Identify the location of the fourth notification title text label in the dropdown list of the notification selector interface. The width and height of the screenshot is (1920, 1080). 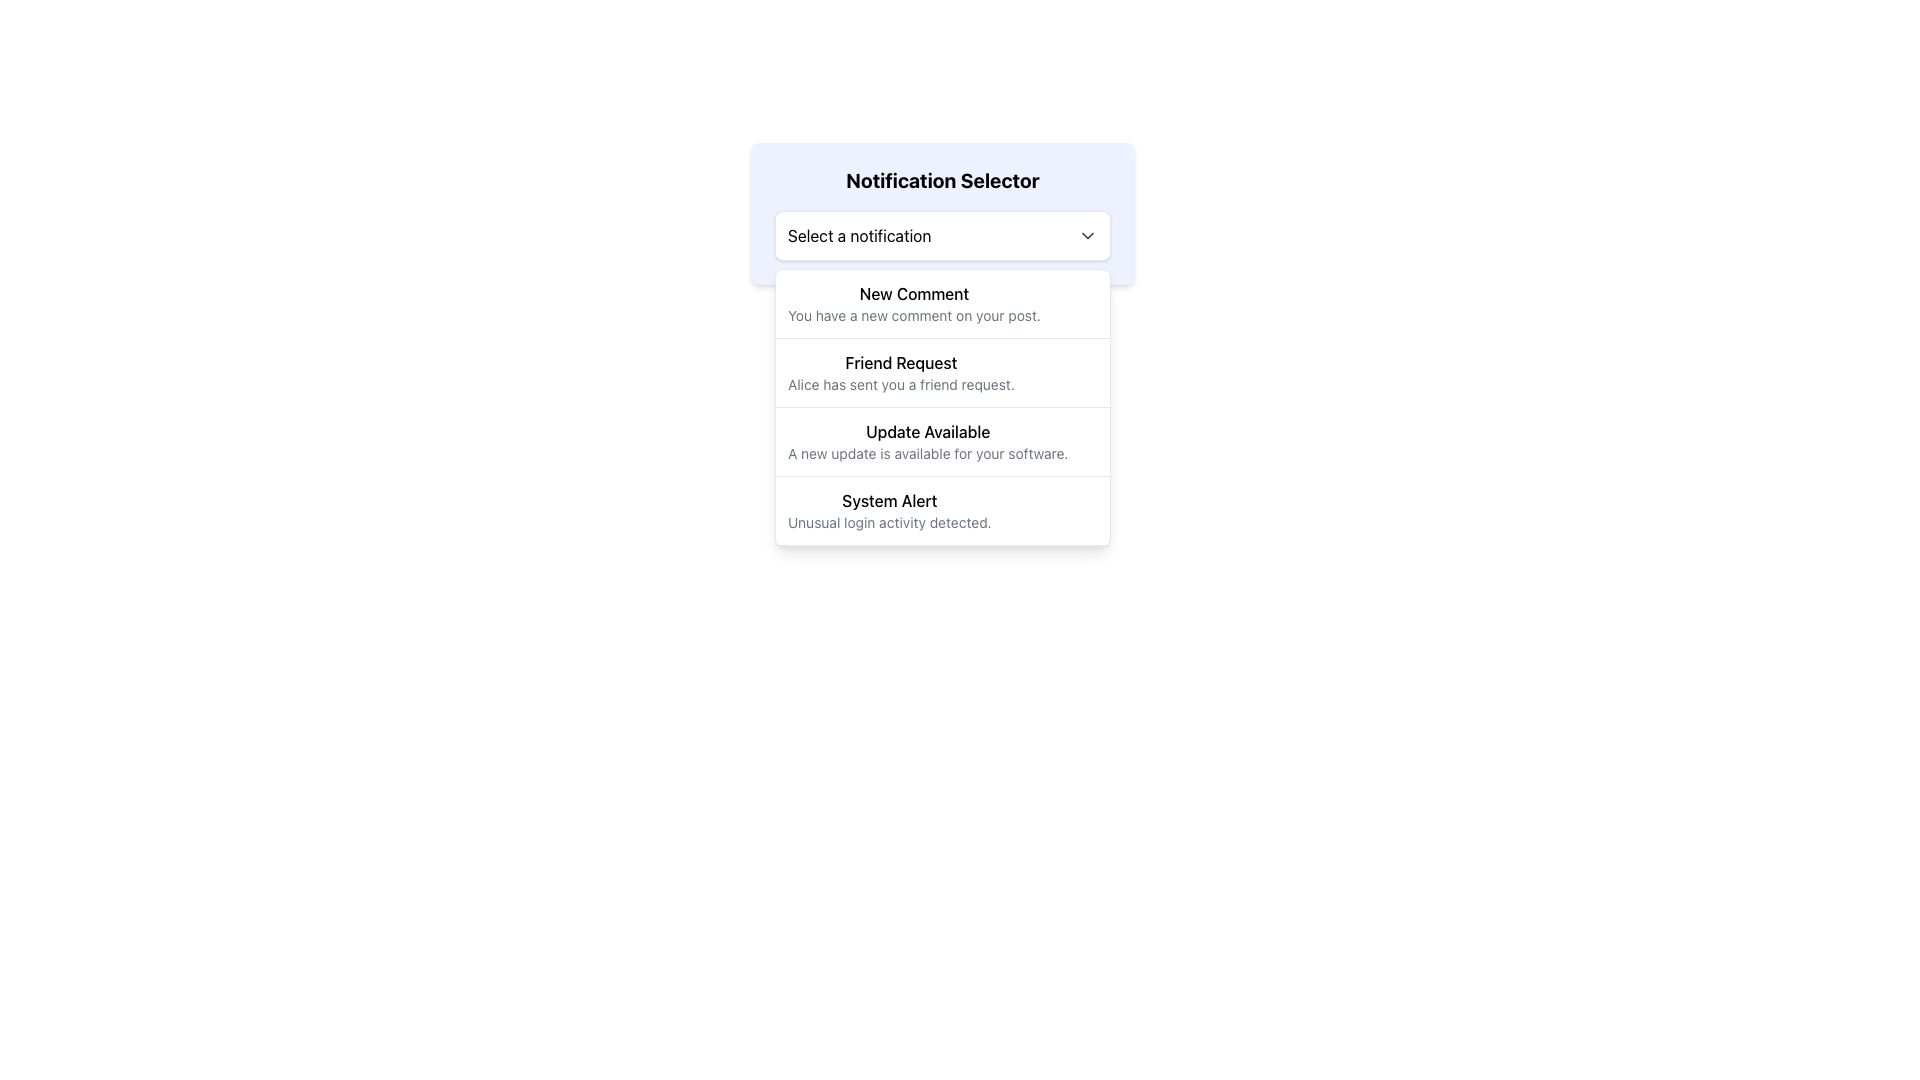
(888, 500).